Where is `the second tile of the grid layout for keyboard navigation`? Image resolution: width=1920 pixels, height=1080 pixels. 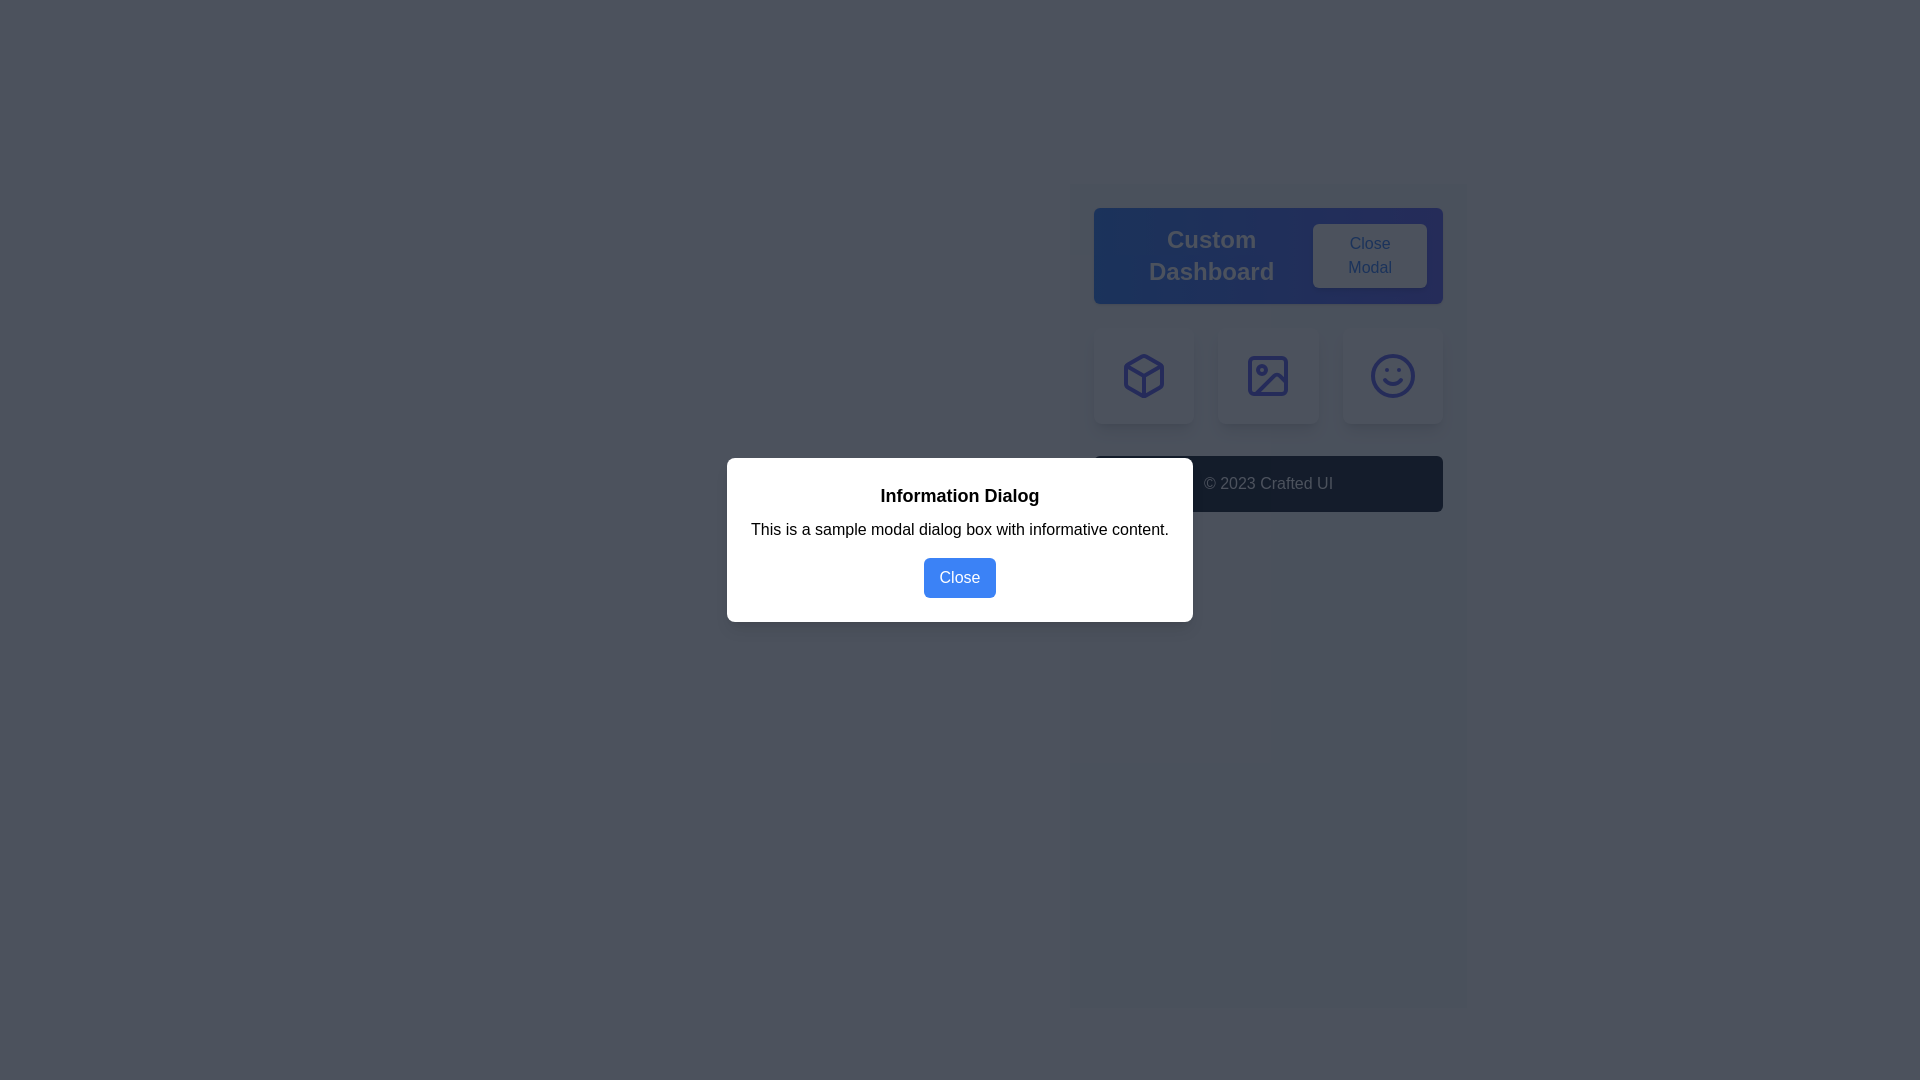 the second tile of the grid layout for keyboard navigation is located at coordinates (1267, 375).